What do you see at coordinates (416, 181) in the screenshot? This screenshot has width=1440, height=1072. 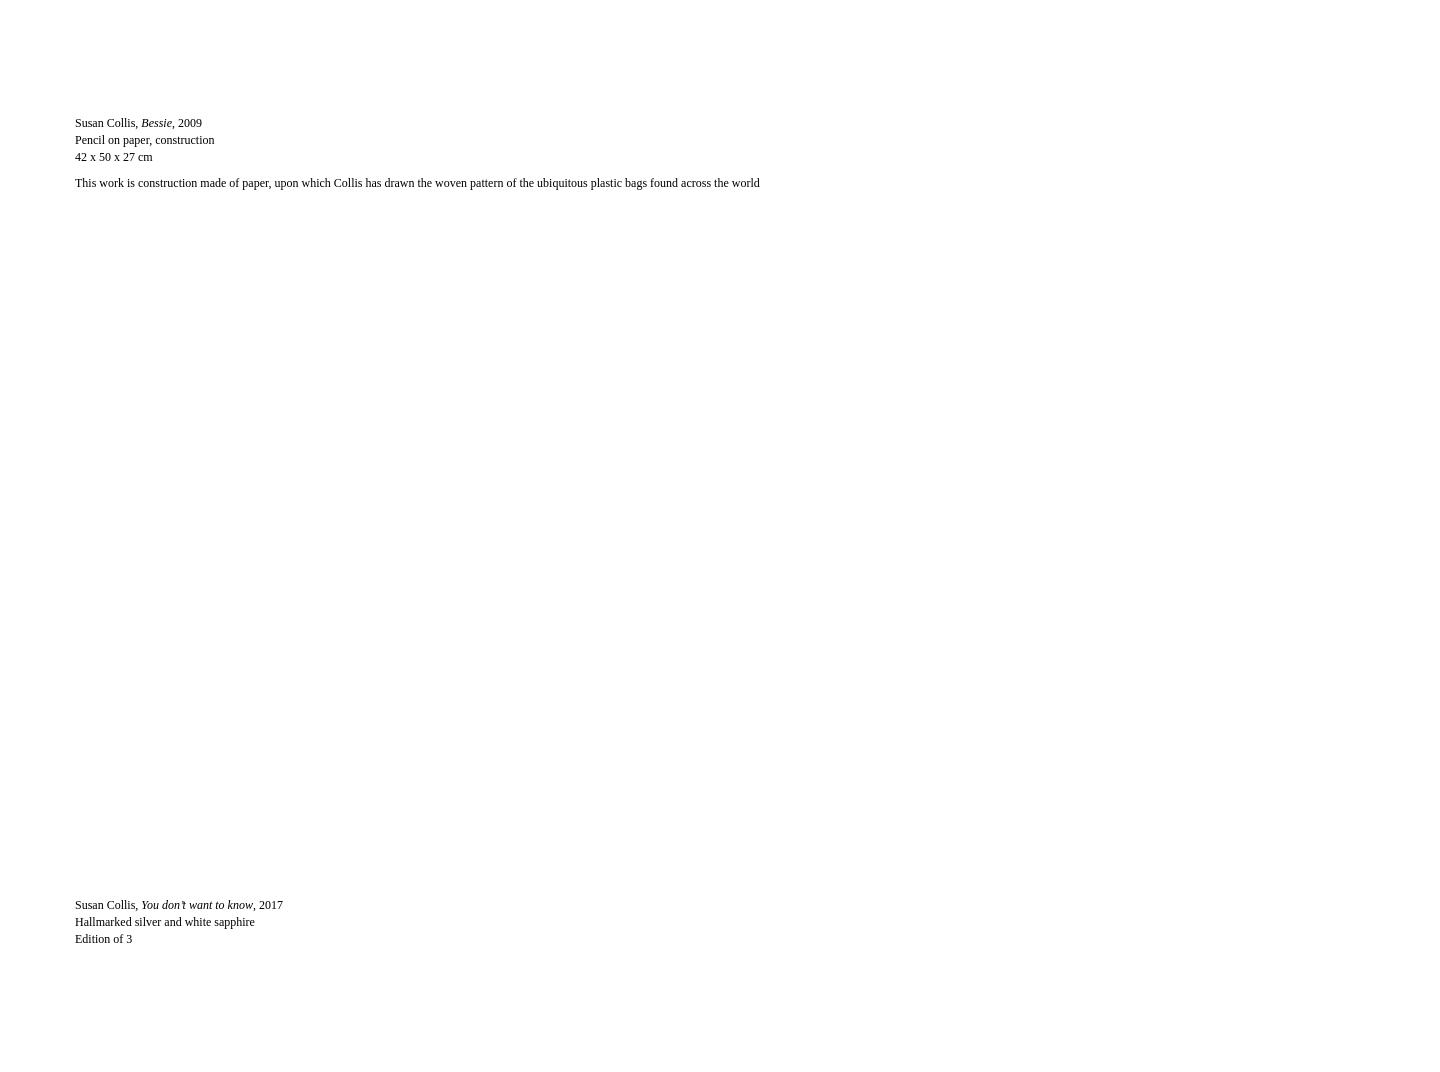 I see `'This work is construction made of paper, upon which Collis has drawn the woven pattern of the ubiquitous plastic bags found across the world'` at bounding box center [416, 181].